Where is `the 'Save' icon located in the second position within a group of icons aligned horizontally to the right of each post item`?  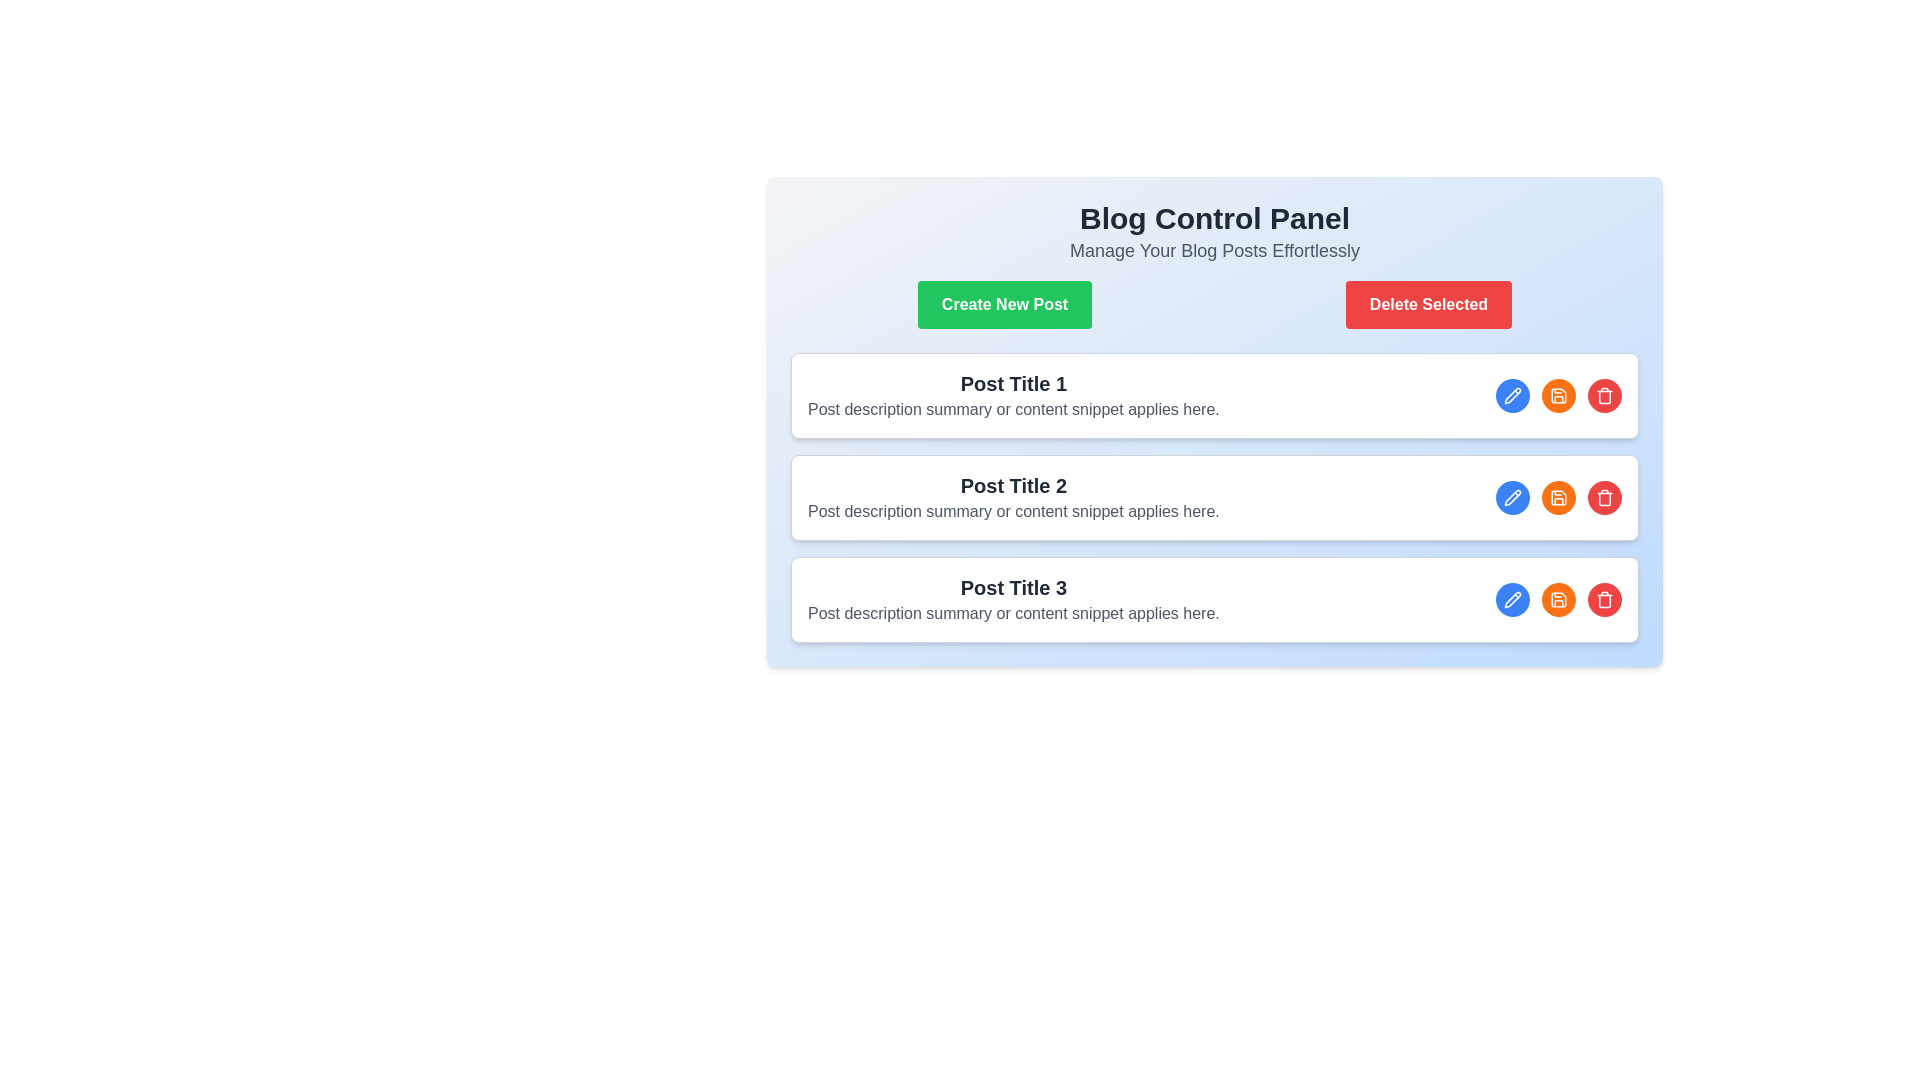
the 'Save' icon located in the second position within a group of icons aligned horizontally to the right of each post item is located at coordinates (1558, 599).